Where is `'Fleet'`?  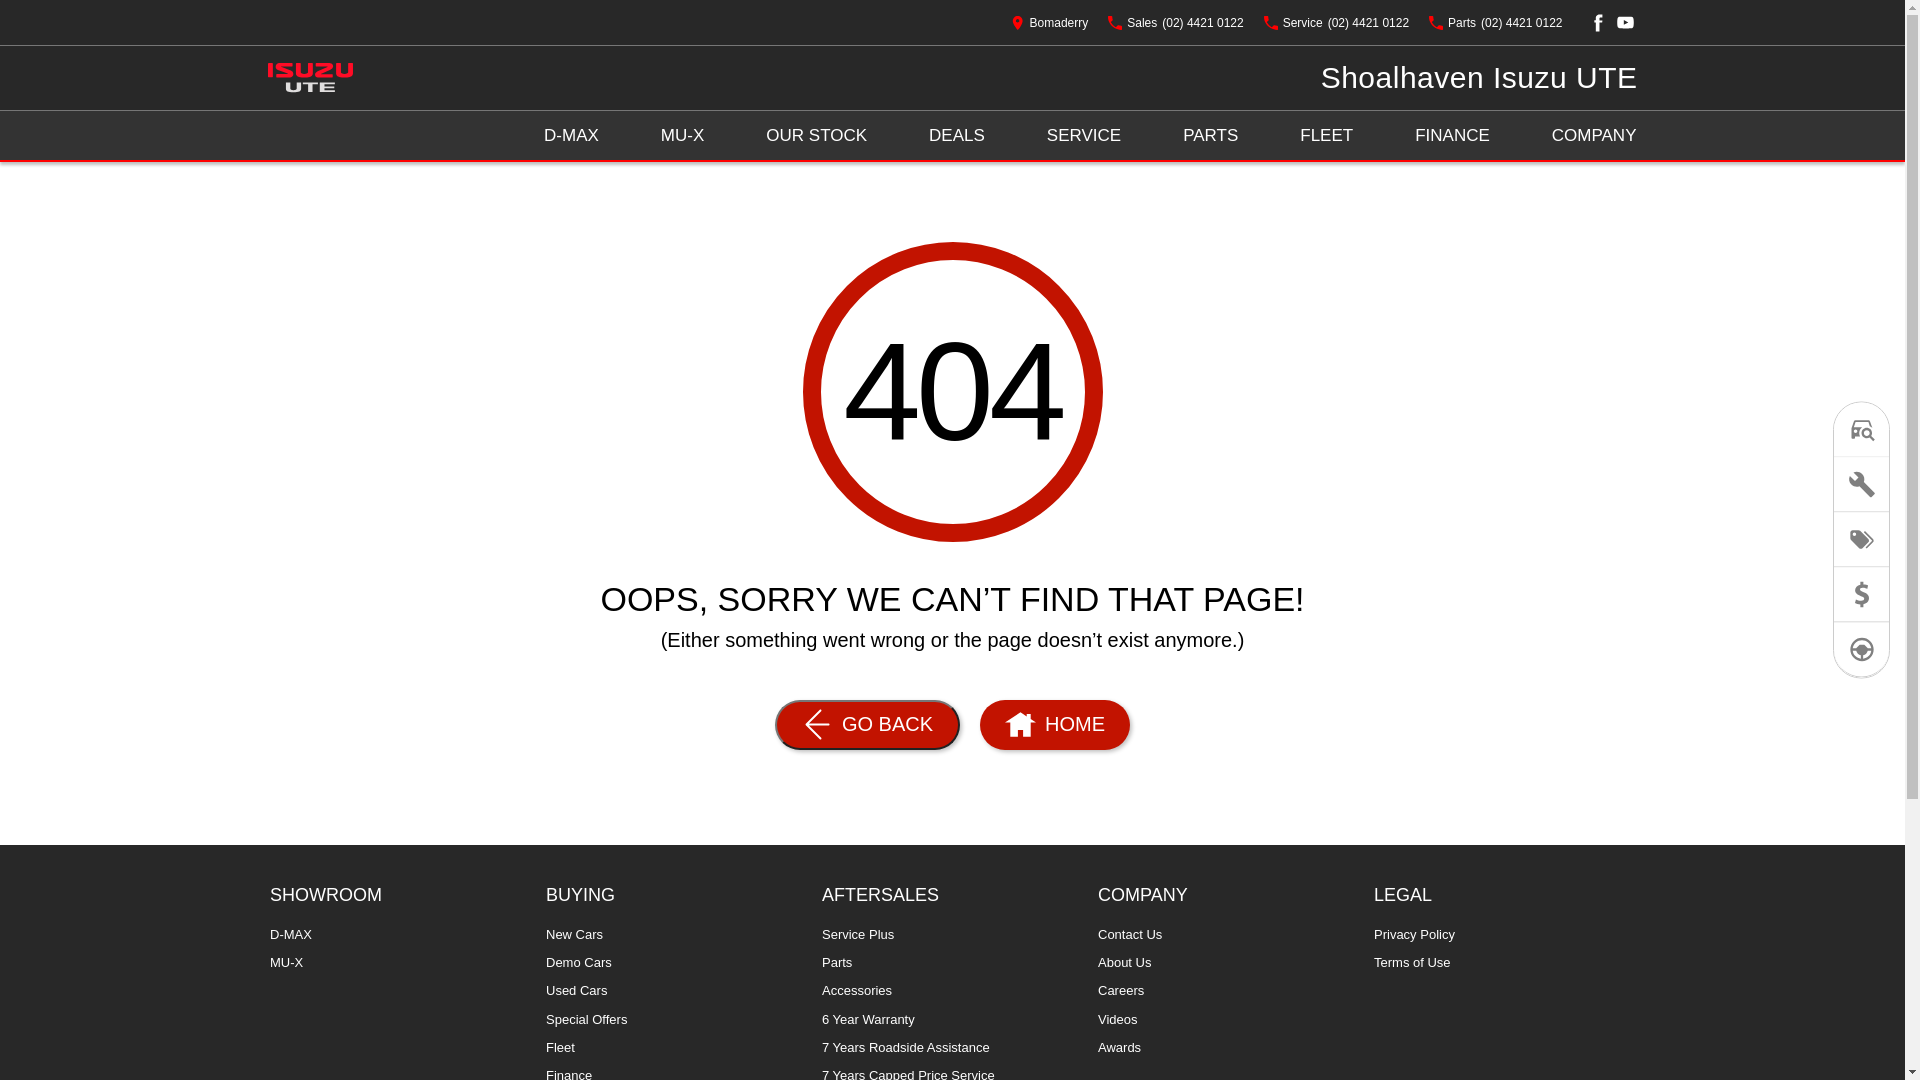 'Fleet' is located at coordinates (560, 1052).